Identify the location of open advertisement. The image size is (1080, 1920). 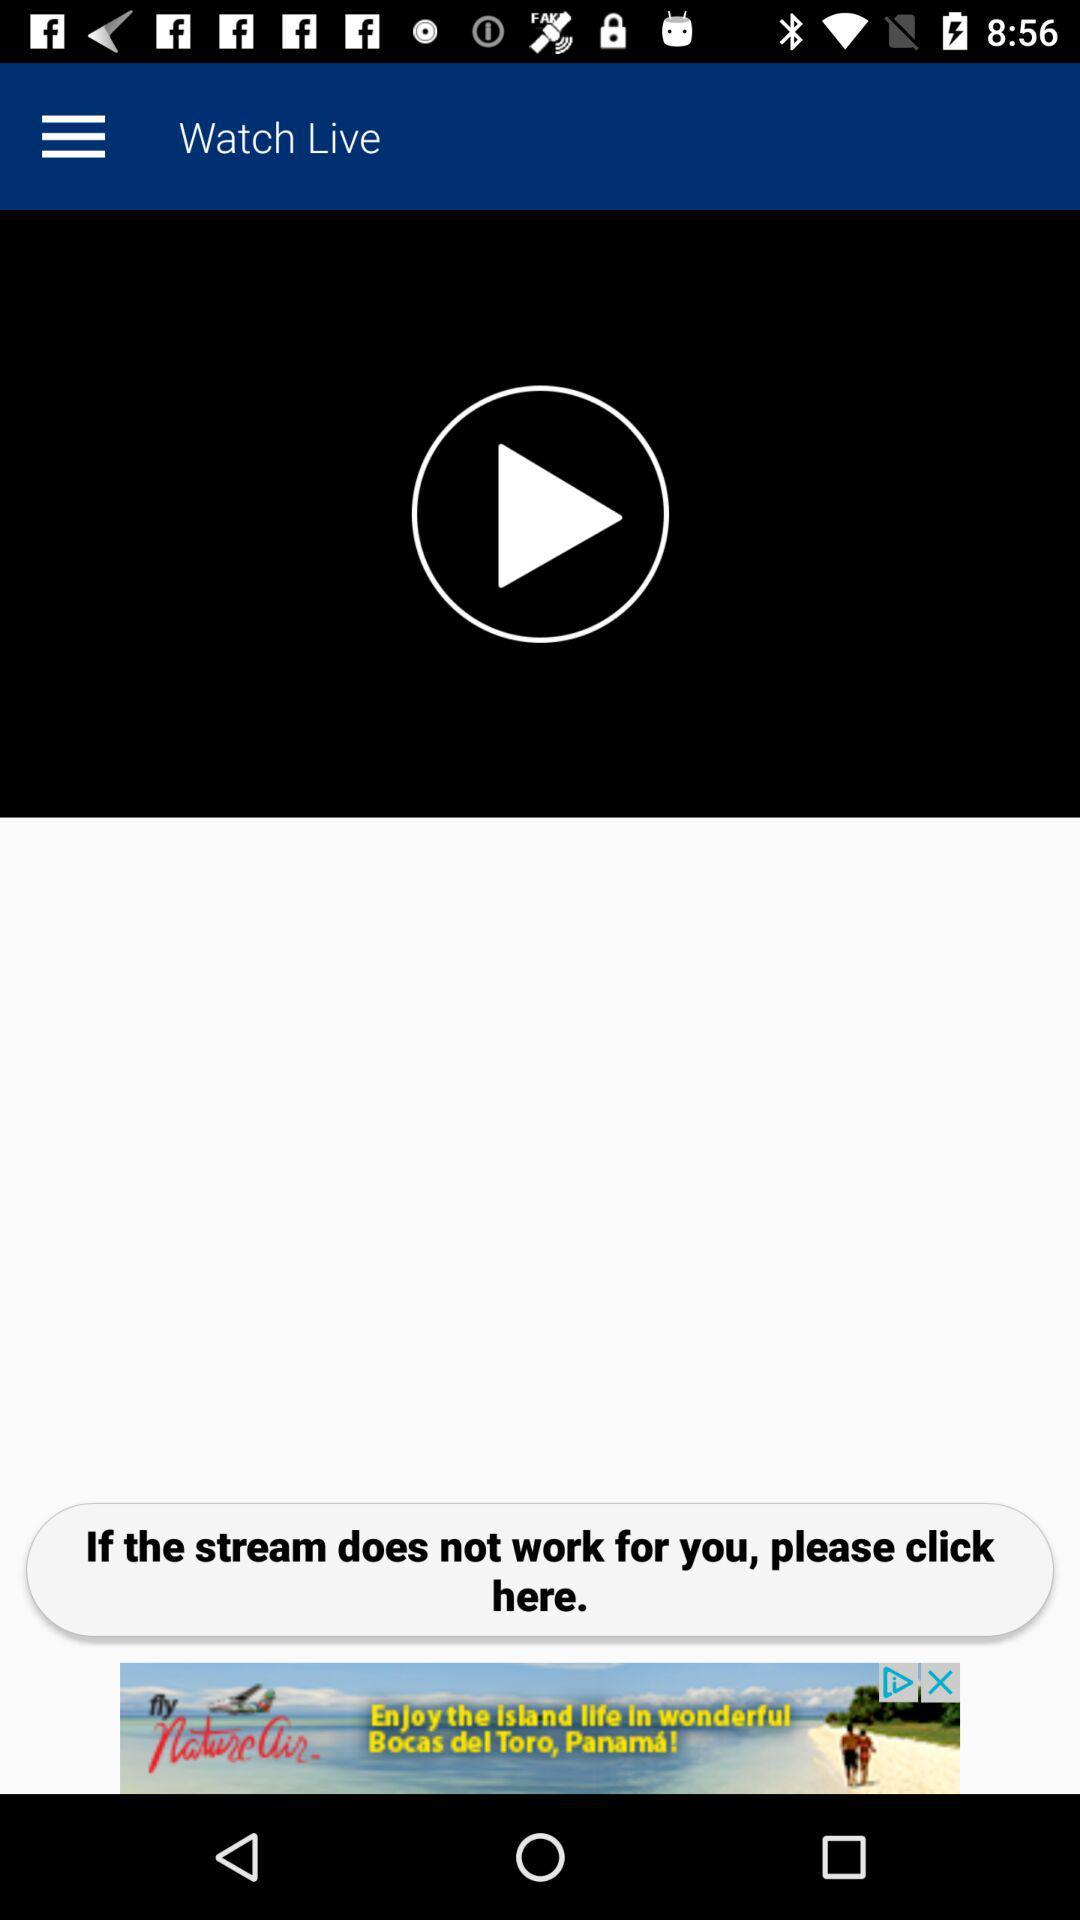
(540, 1727).